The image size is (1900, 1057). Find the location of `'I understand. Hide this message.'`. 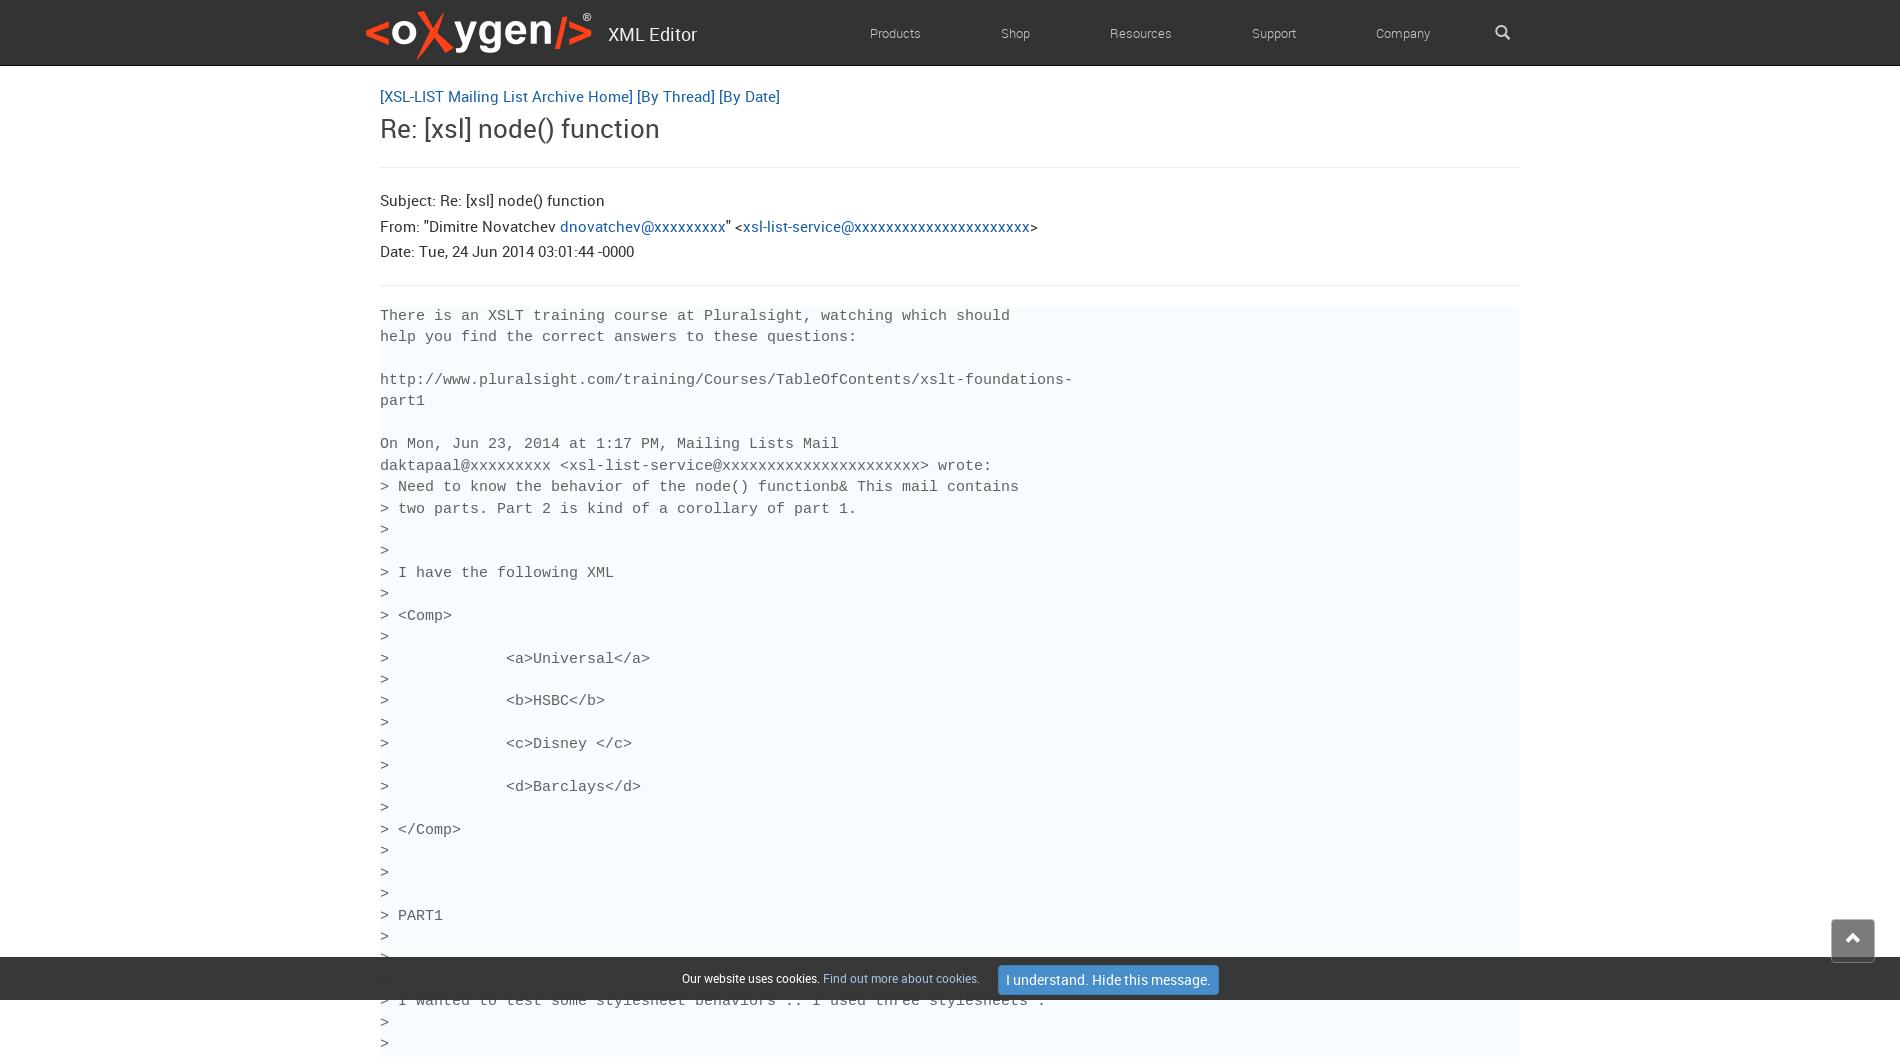

'I understand. Hide this message.' is located at coordinates (1107, 979).